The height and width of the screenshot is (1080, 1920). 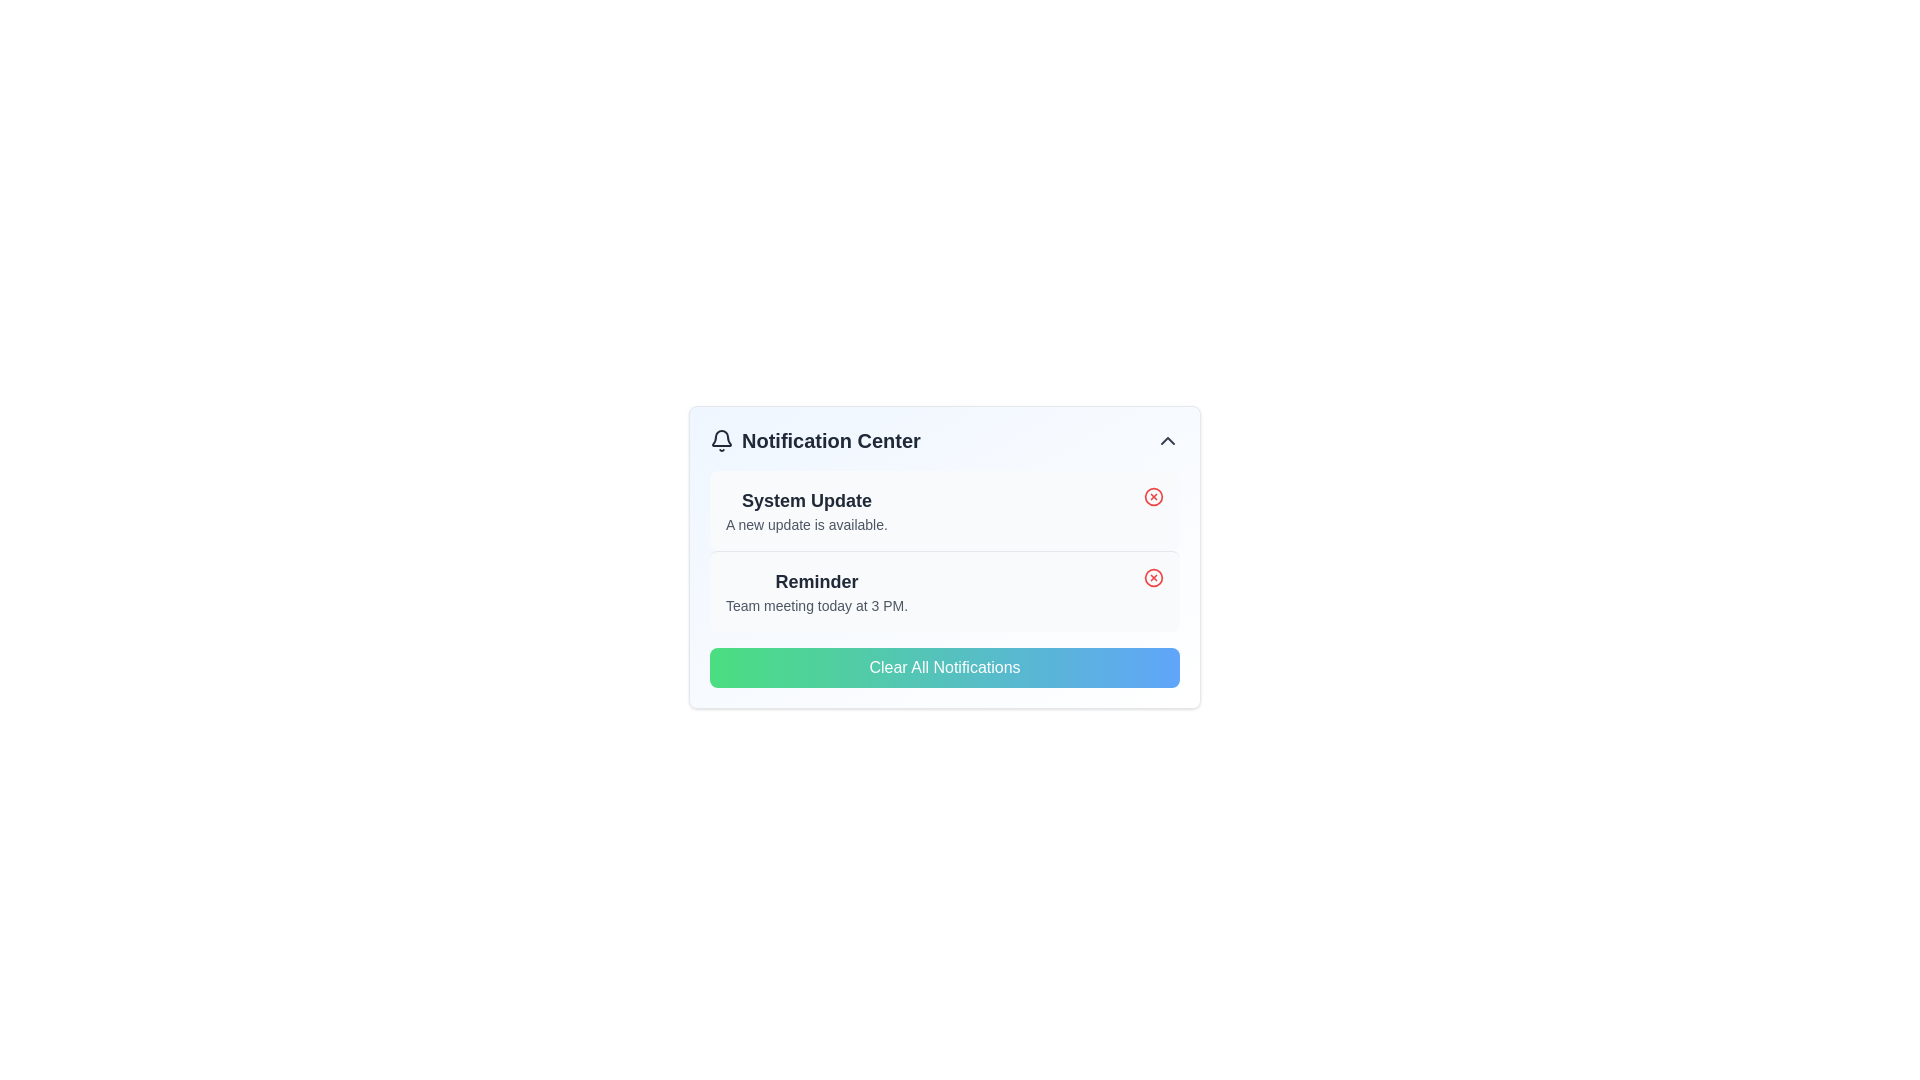 I want to click on the title 'System Update' from the heading styled text label positioned within the notification block under 'Notification Center', so click(x=806, y=500).